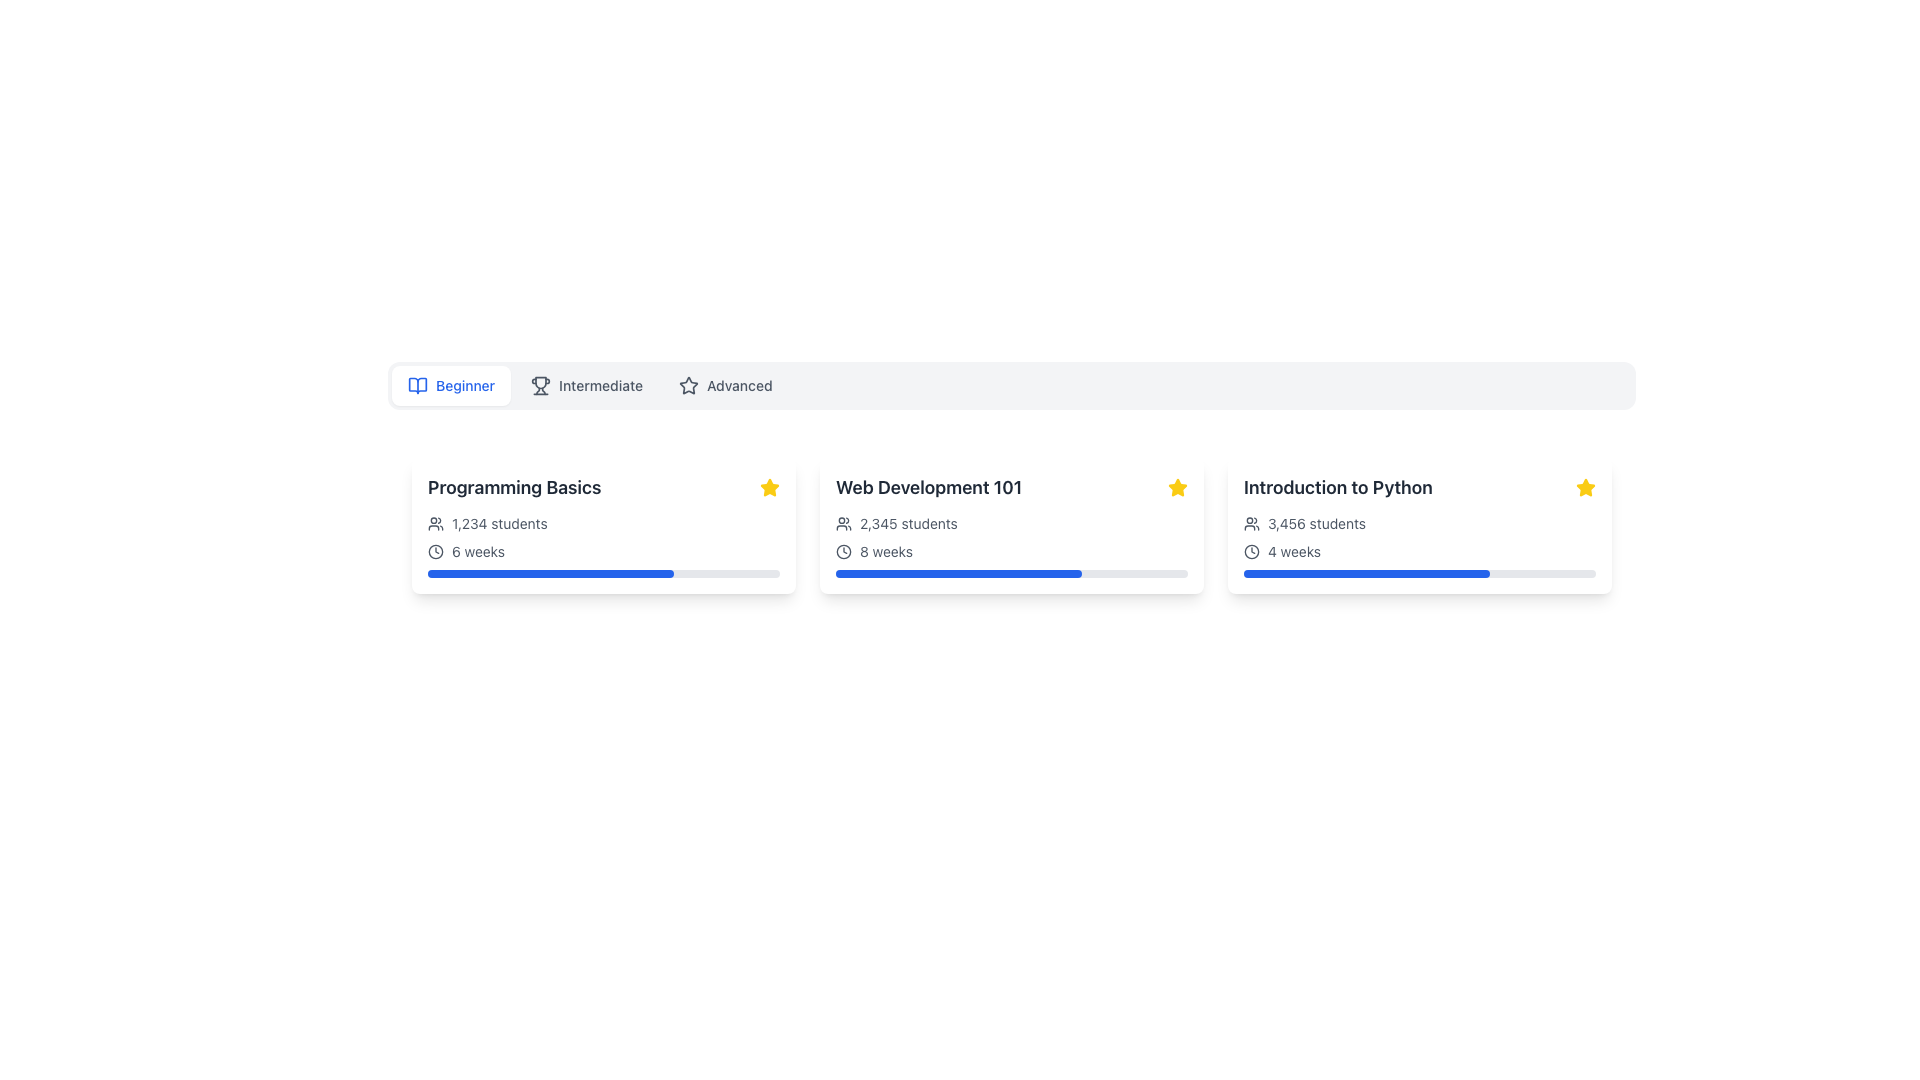 The height and width of the screenshot is (1080, 1920). Describe the element at coordinates (603, 574) in the screenshot. I see `the progress bar located below the text '6 weeks' inside the 'Programming Basics' card, which visually represents the user's progress in a course` at that location.